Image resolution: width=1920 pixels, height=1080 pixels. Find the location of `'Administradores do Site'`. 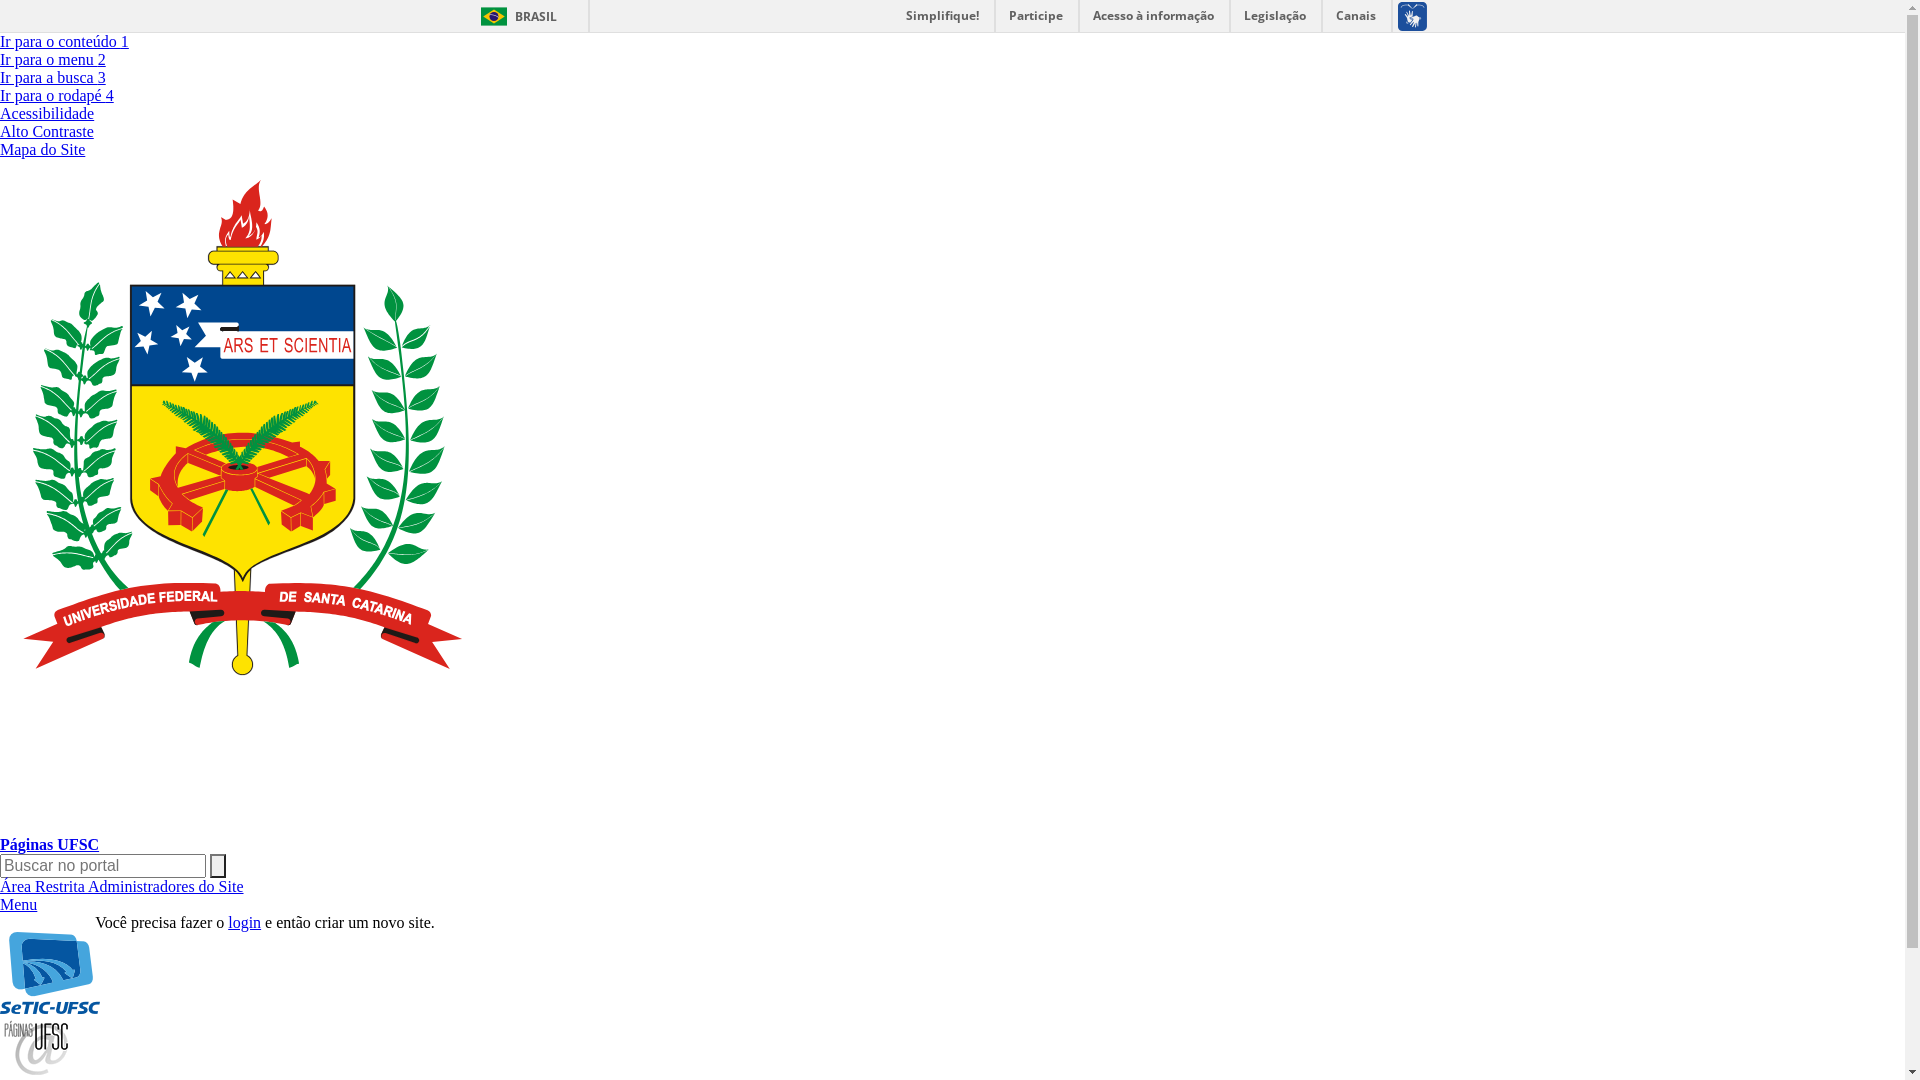

'Administradores do Site' is located at coordinates (86, 885).